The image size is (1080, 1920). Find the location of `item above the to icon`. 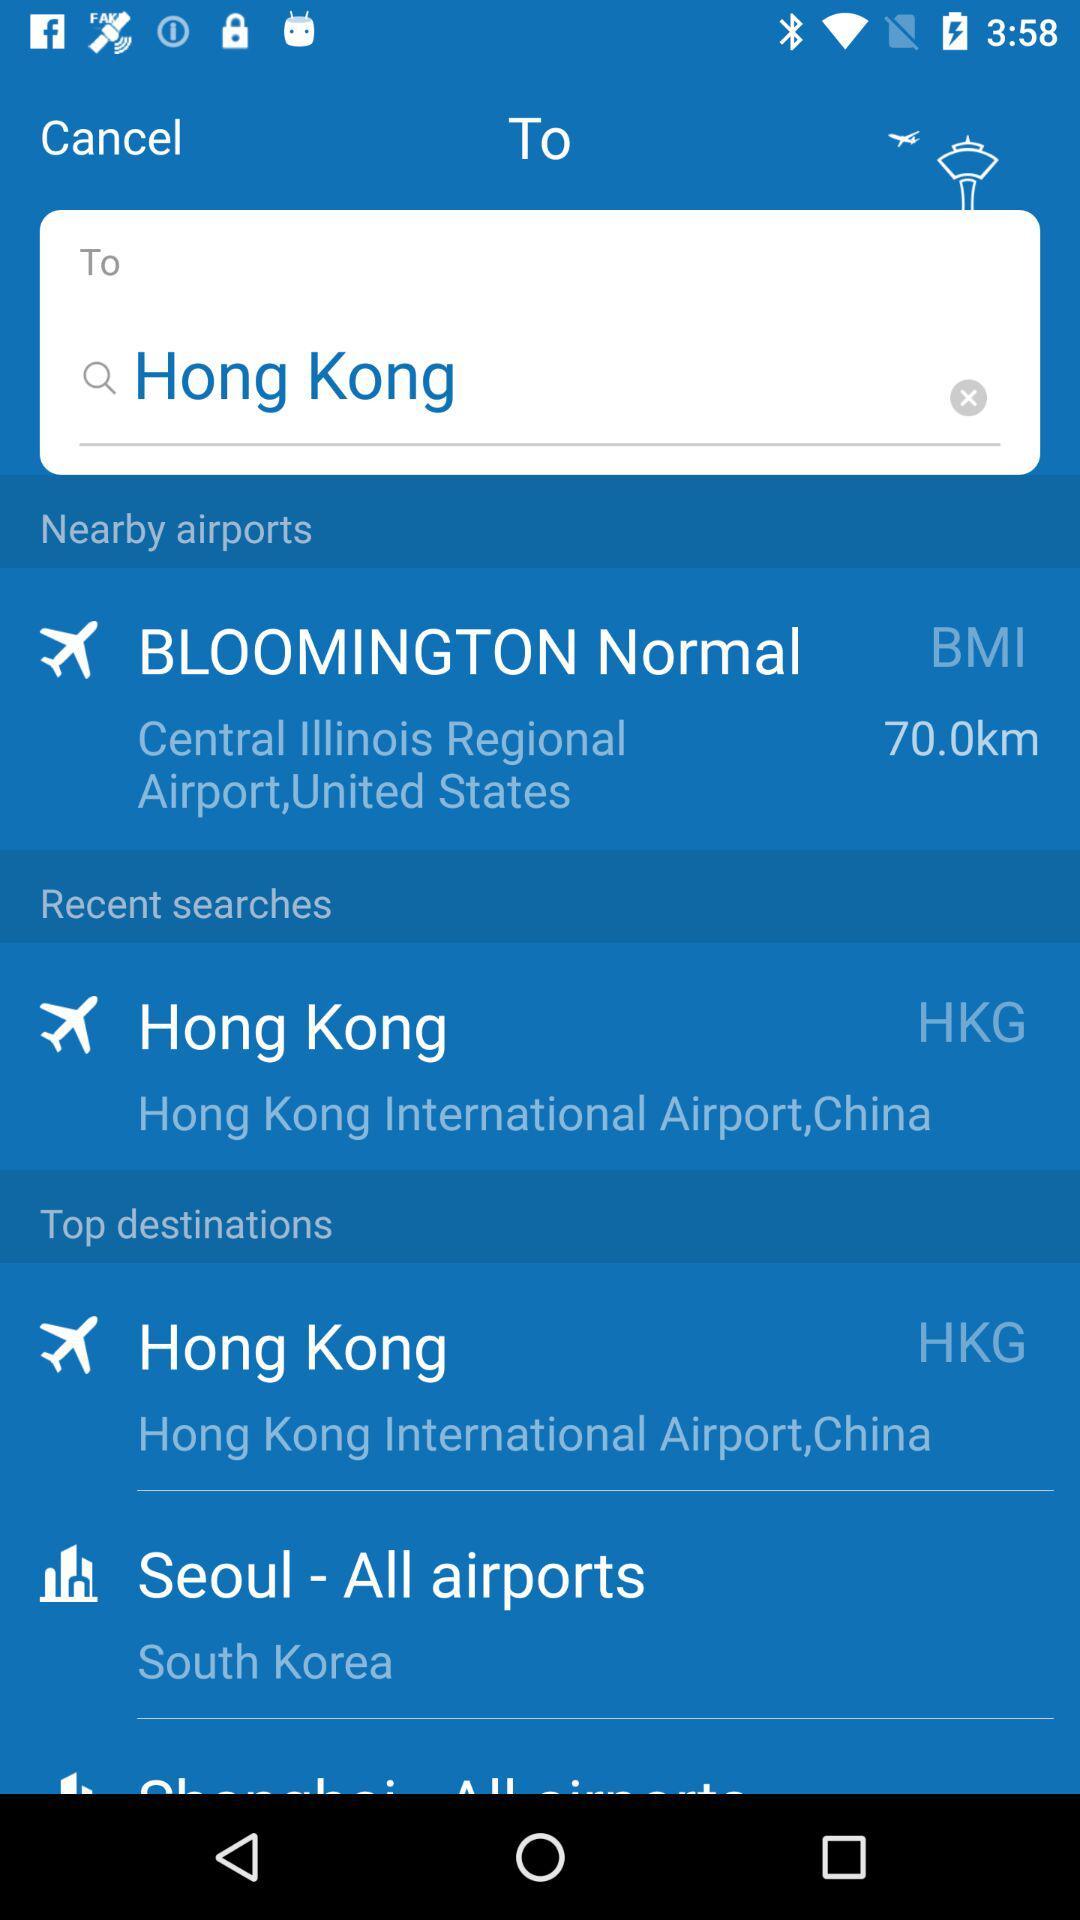

item above the to icon is located at coordinates (111, 135).